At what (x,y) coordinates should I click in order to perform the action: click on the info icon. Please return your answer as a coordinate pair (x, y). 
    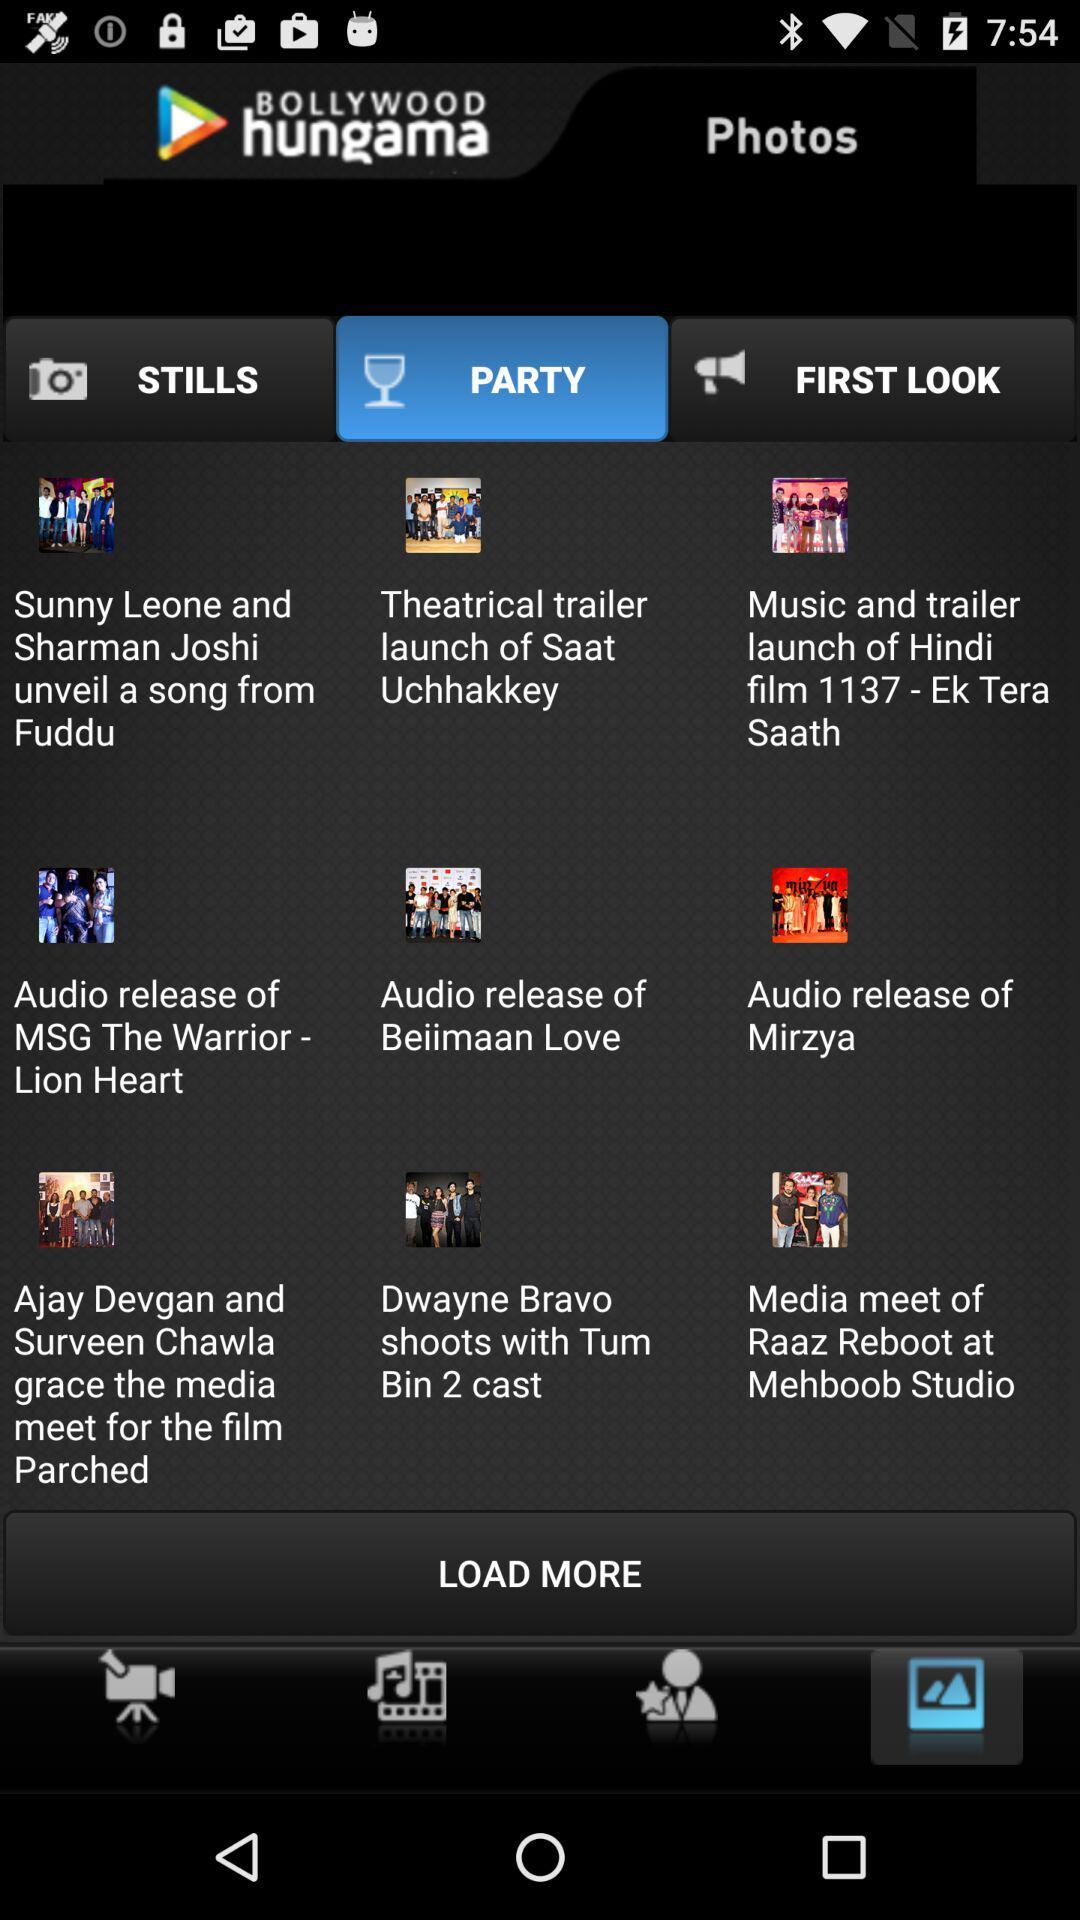
    Looking at the image, I should click on (405, 1817).